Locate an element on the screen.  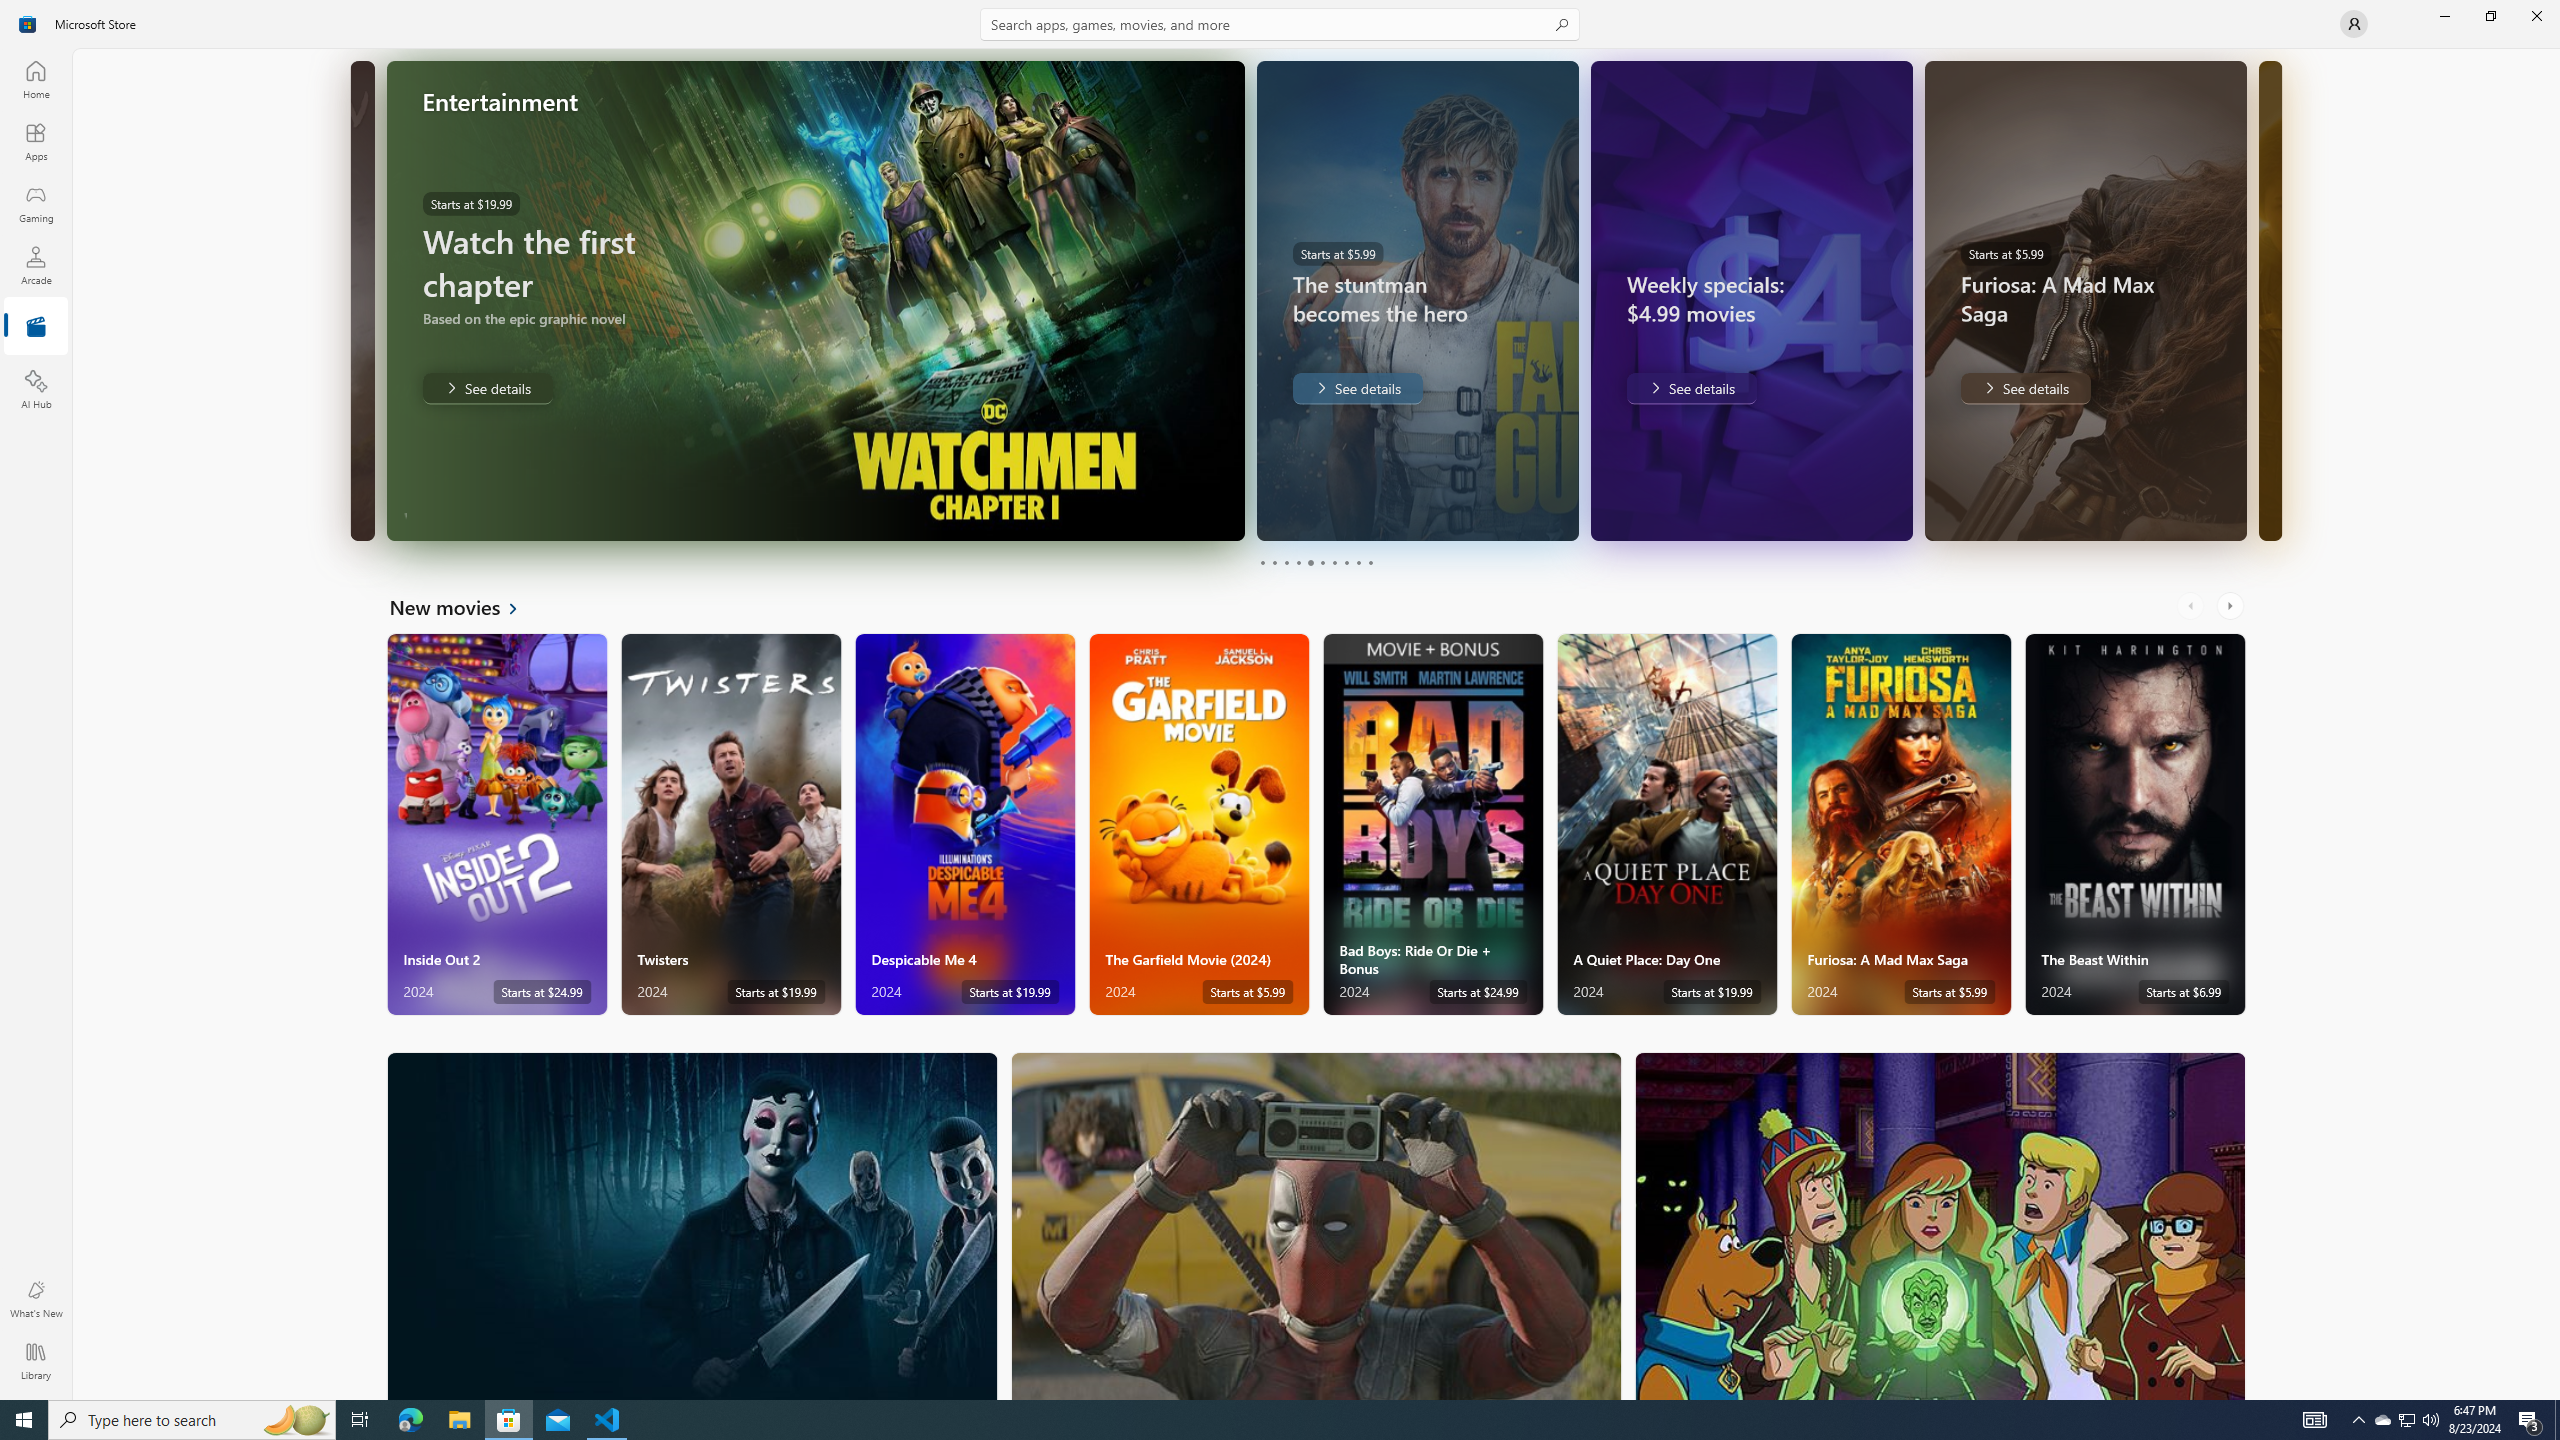
'AutomationID: RightScrollButton' is located at coordinates (2231, 605).